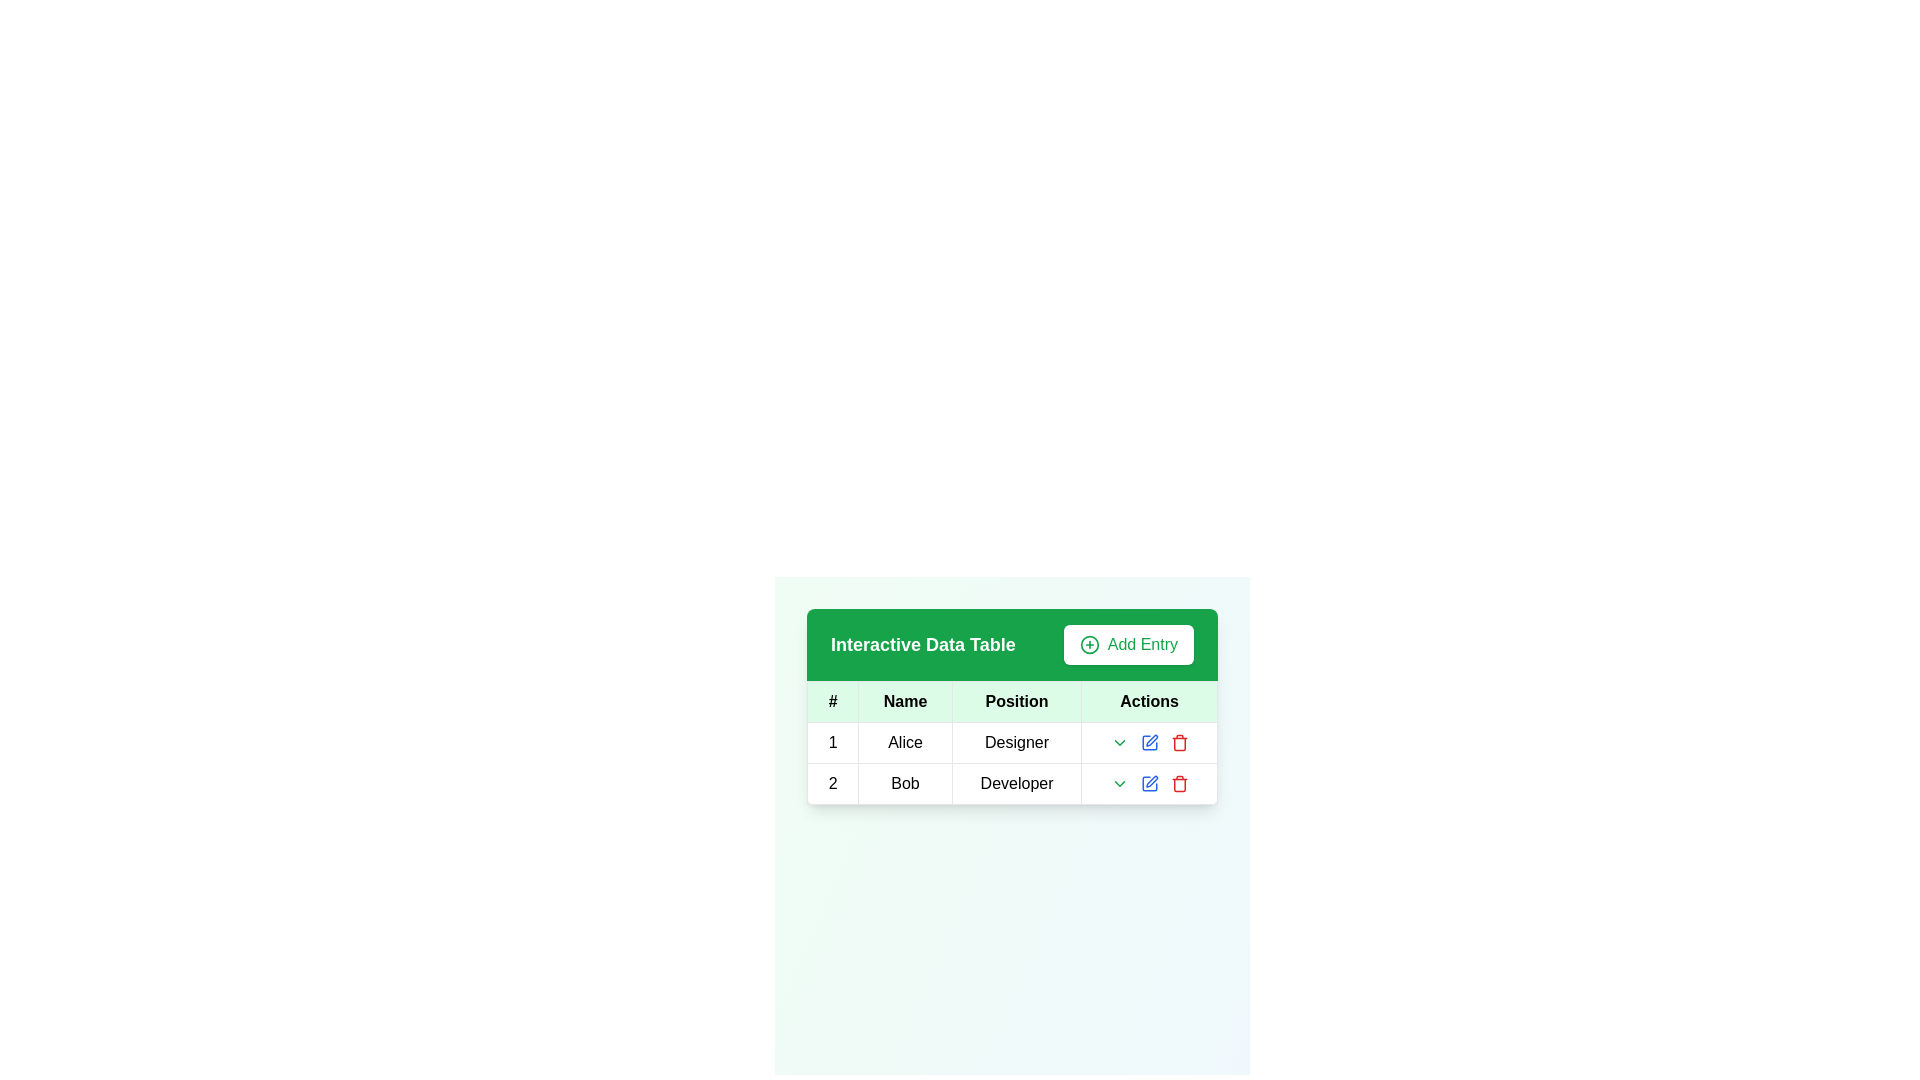  I want to click on the text box that contains the number '2', which is the first column in the second row of a table, positioned under the '# Name Position Actions' header, so click(833, 782).